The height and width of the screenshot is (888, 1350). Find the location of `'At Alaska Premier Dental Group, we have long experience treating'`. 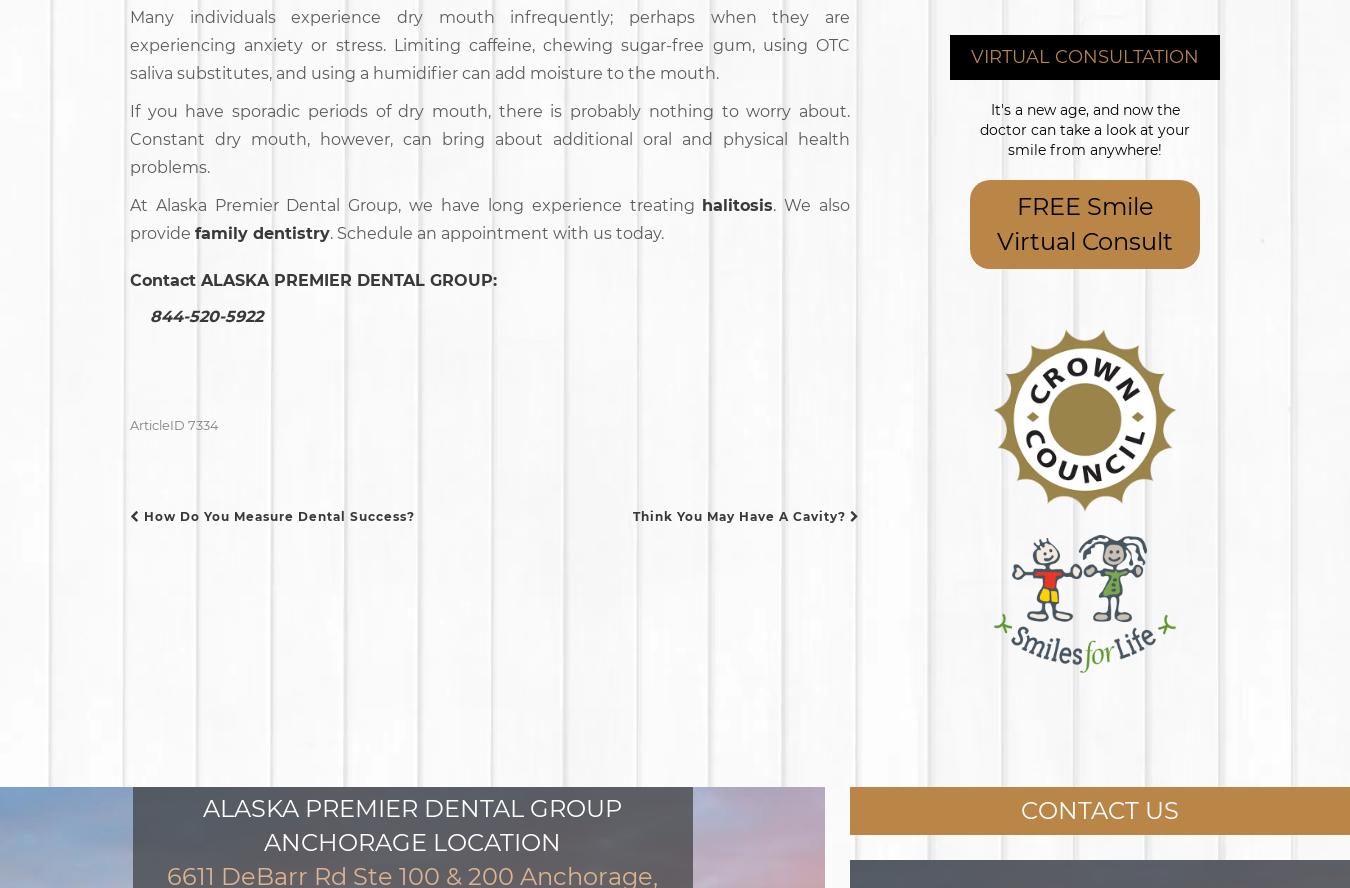

'At Alaska Premier Dental Group, we have long experience treating' is located at coordinates (415, 204).